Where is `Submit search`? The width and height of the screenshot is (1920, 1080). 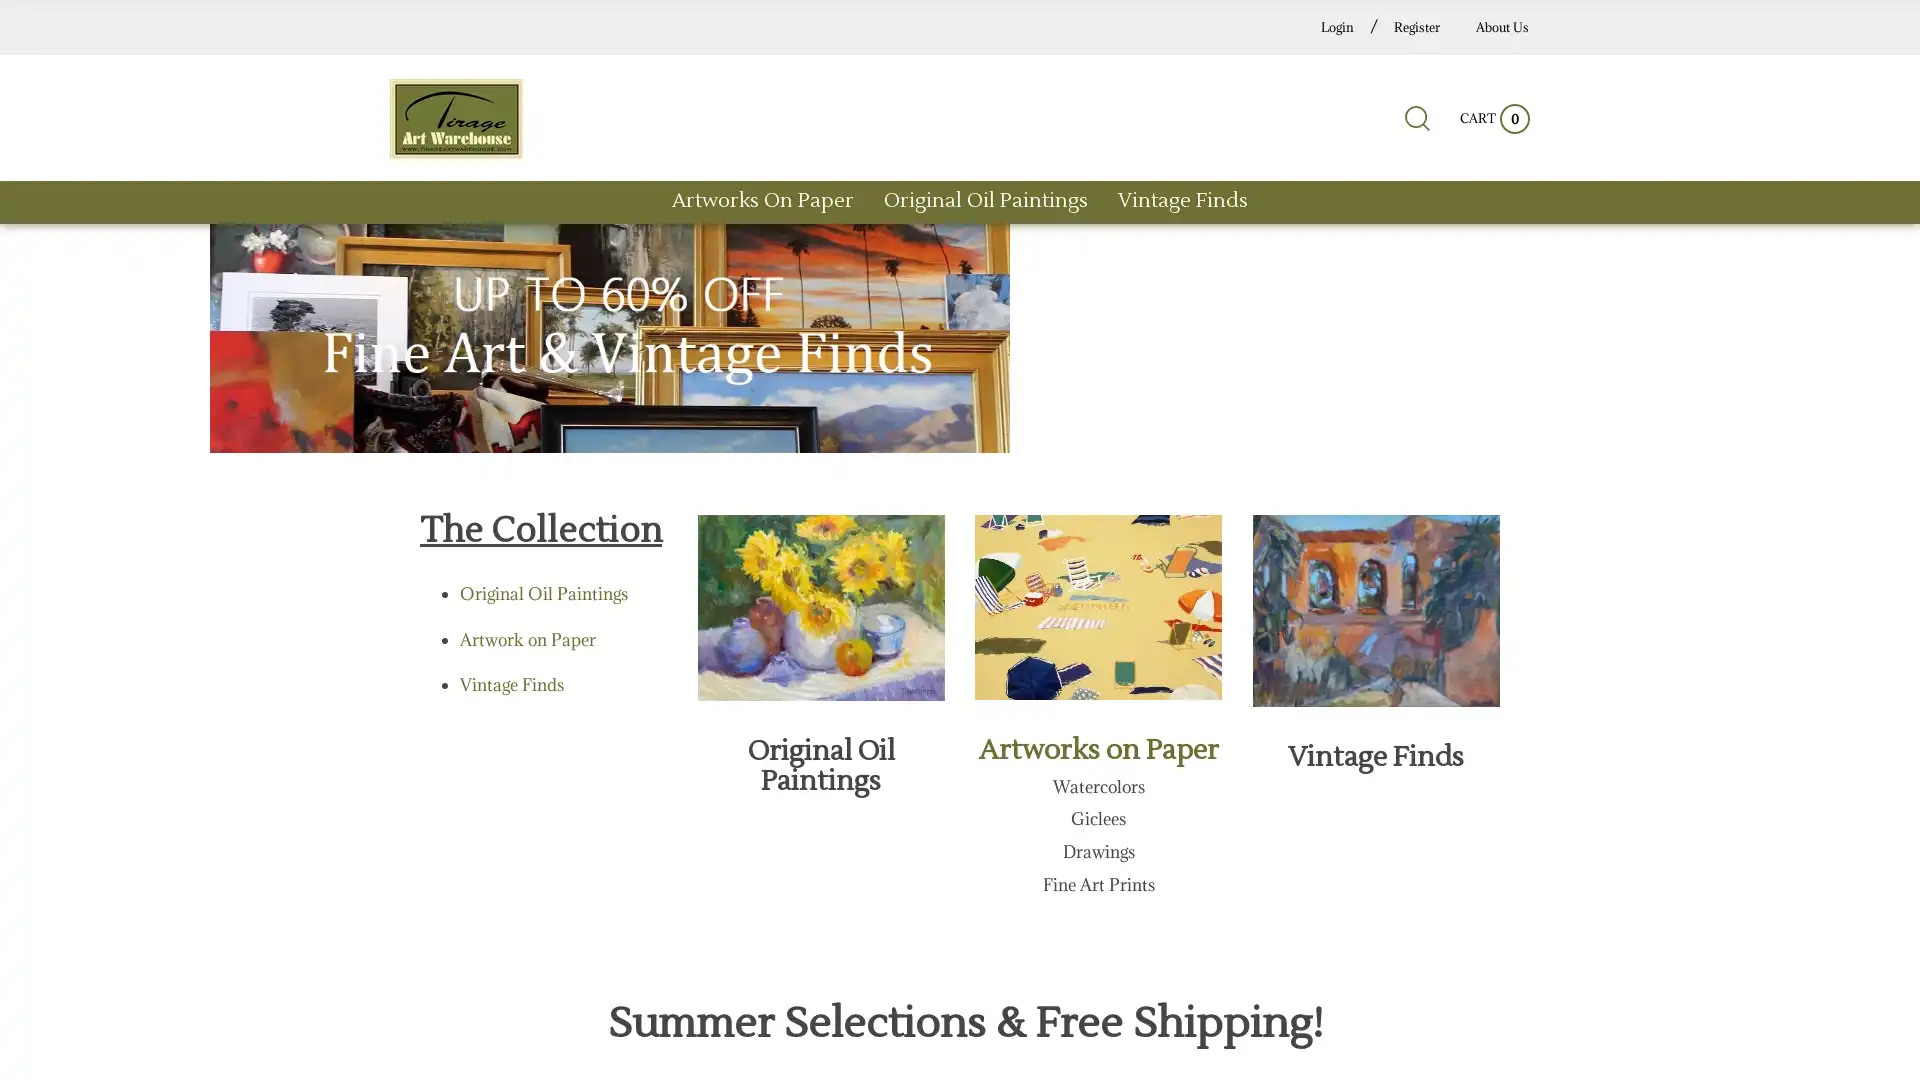
Submit search is located at coordinates (1329, 127).